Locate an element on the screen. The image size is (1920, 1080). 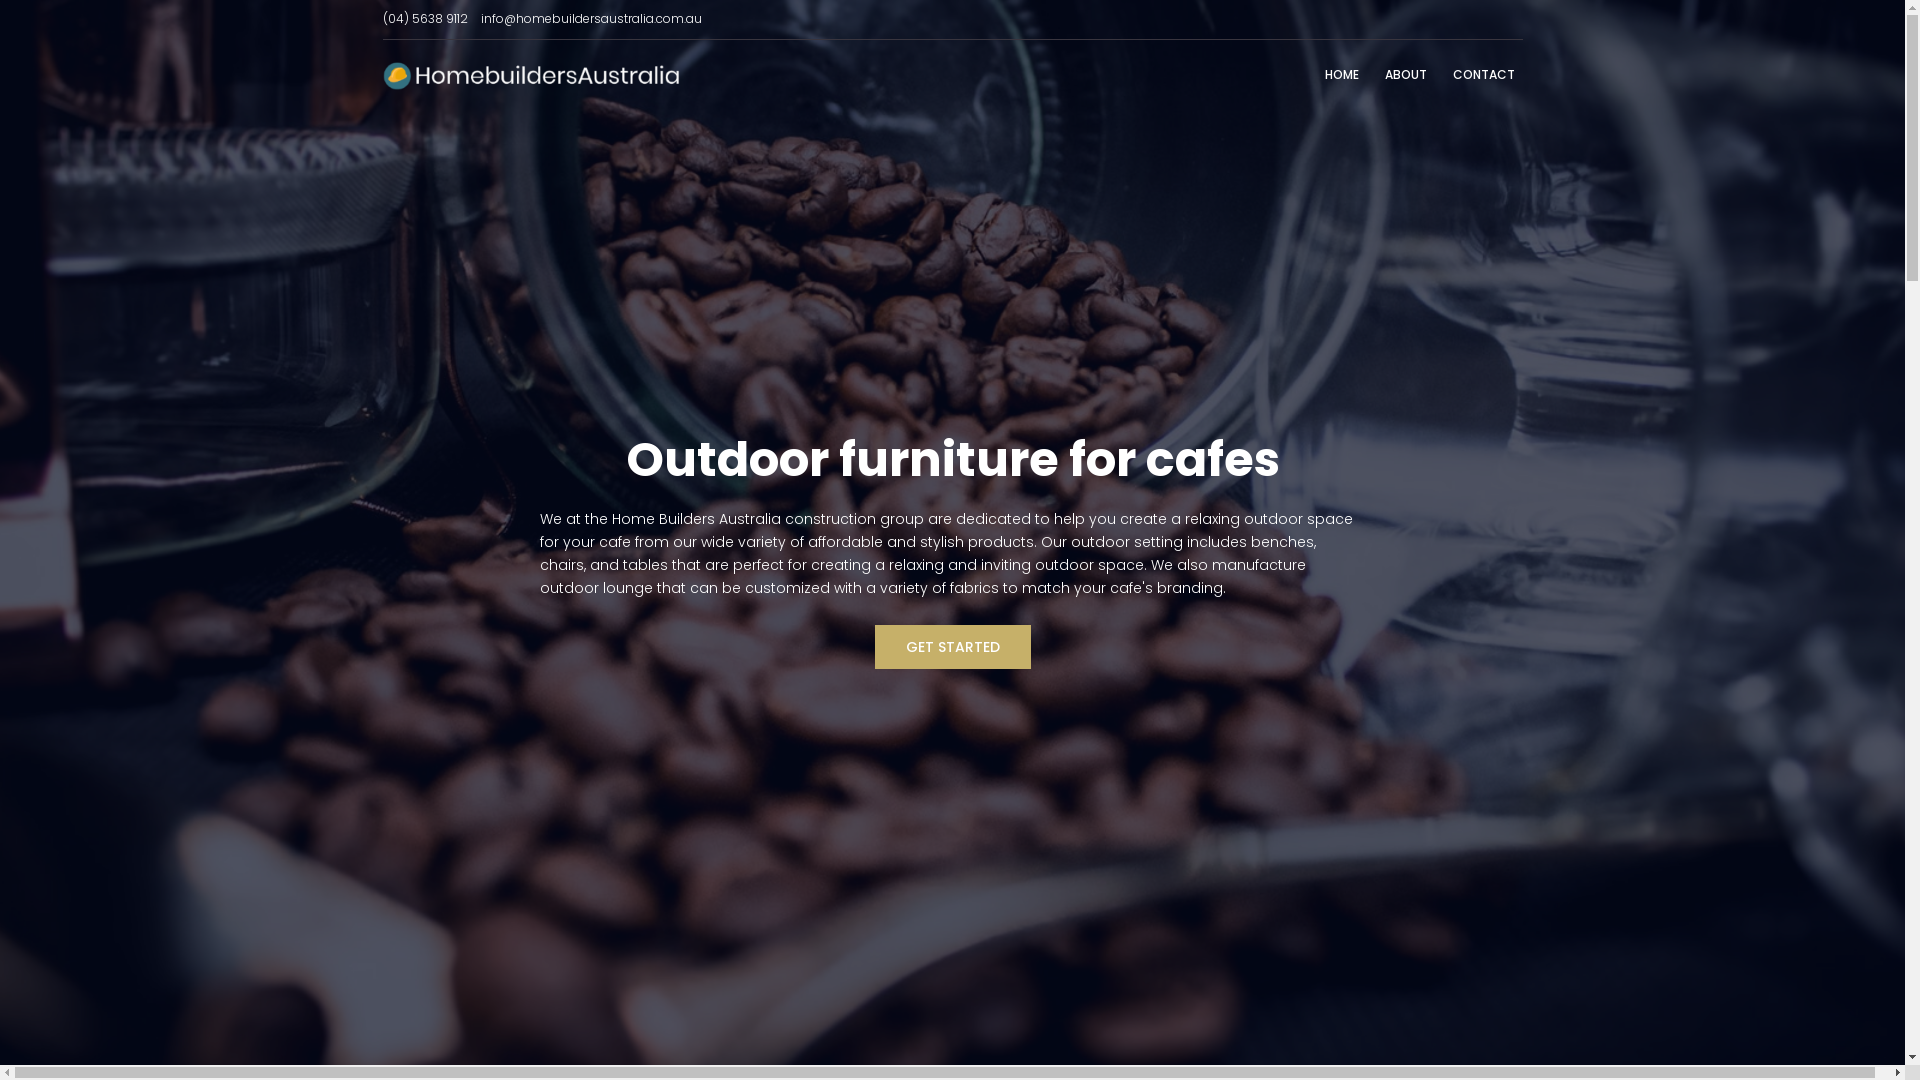
'info@homebuildersaustralia.com.au' is located at coordinates (589, 18).